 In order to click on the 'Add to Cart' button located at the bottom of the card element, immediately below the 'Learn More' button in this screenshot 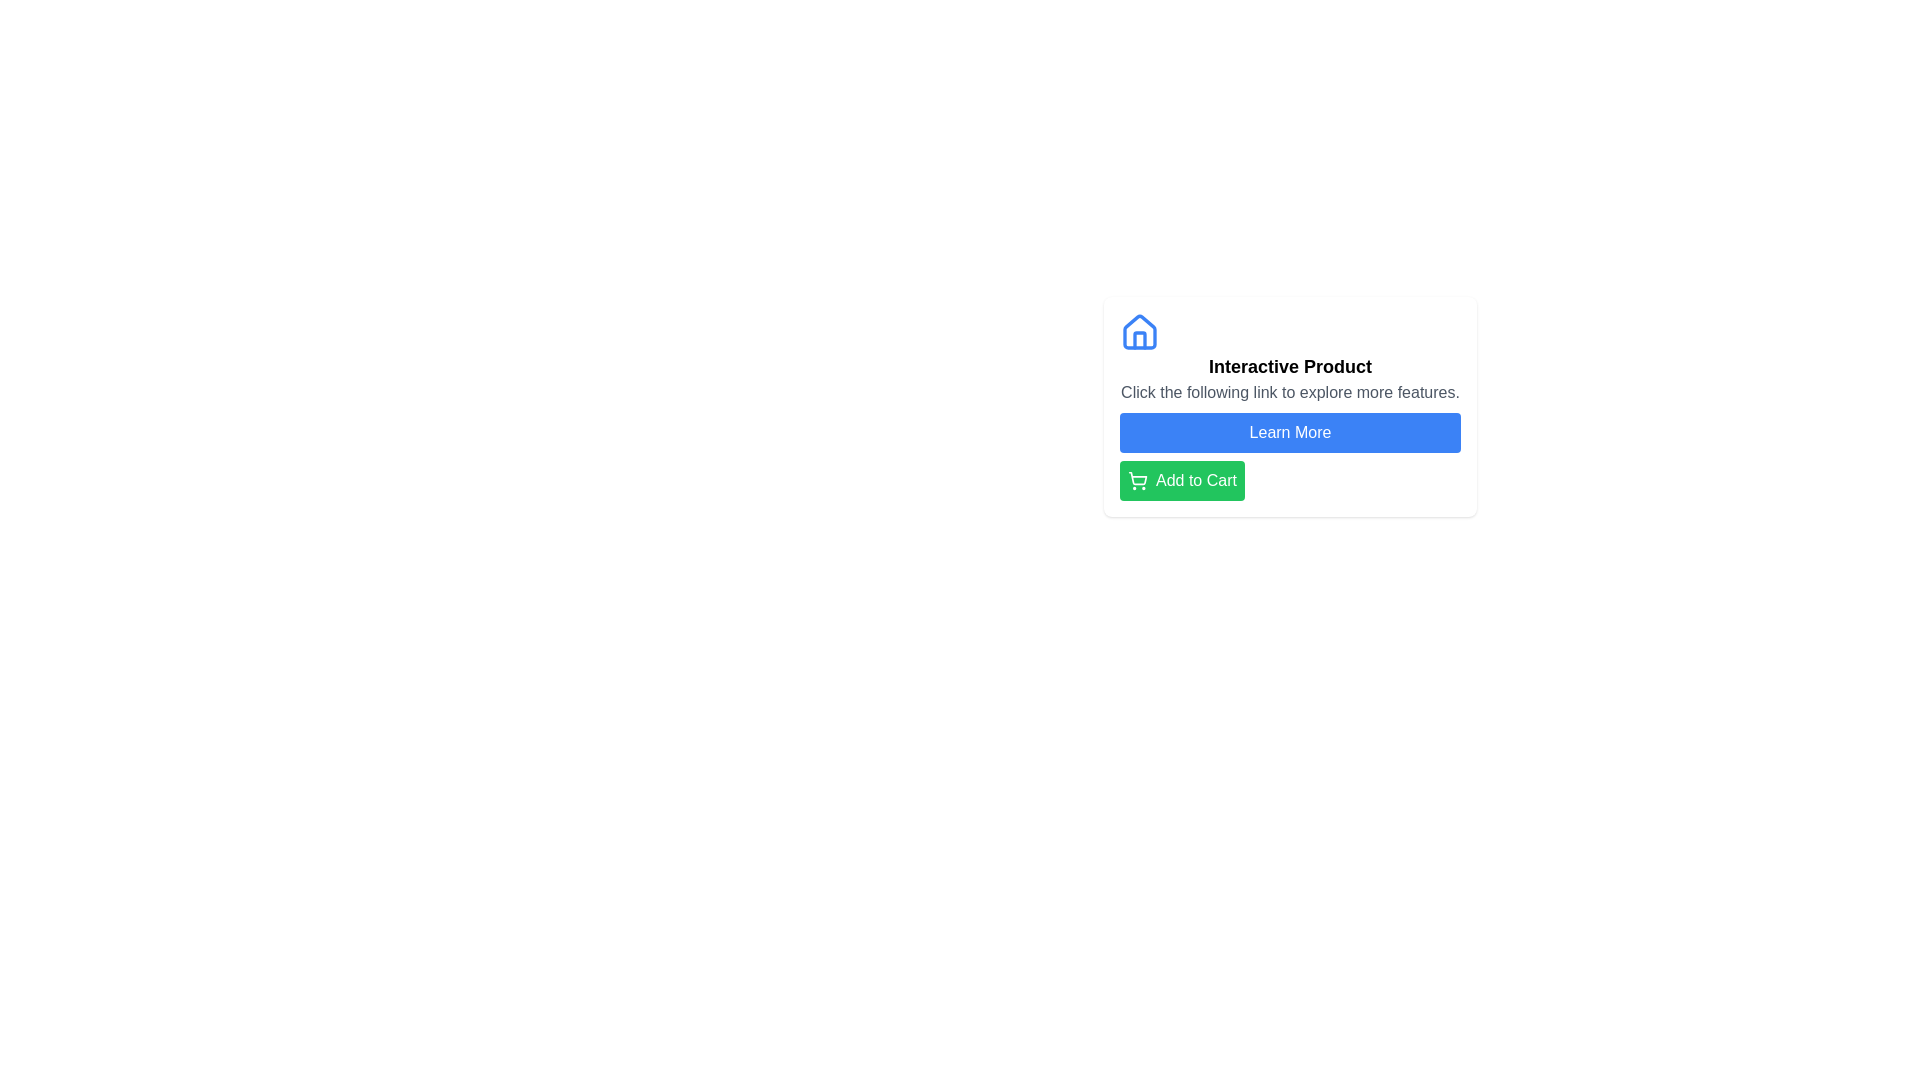, I will do `click(1182, 481)`.